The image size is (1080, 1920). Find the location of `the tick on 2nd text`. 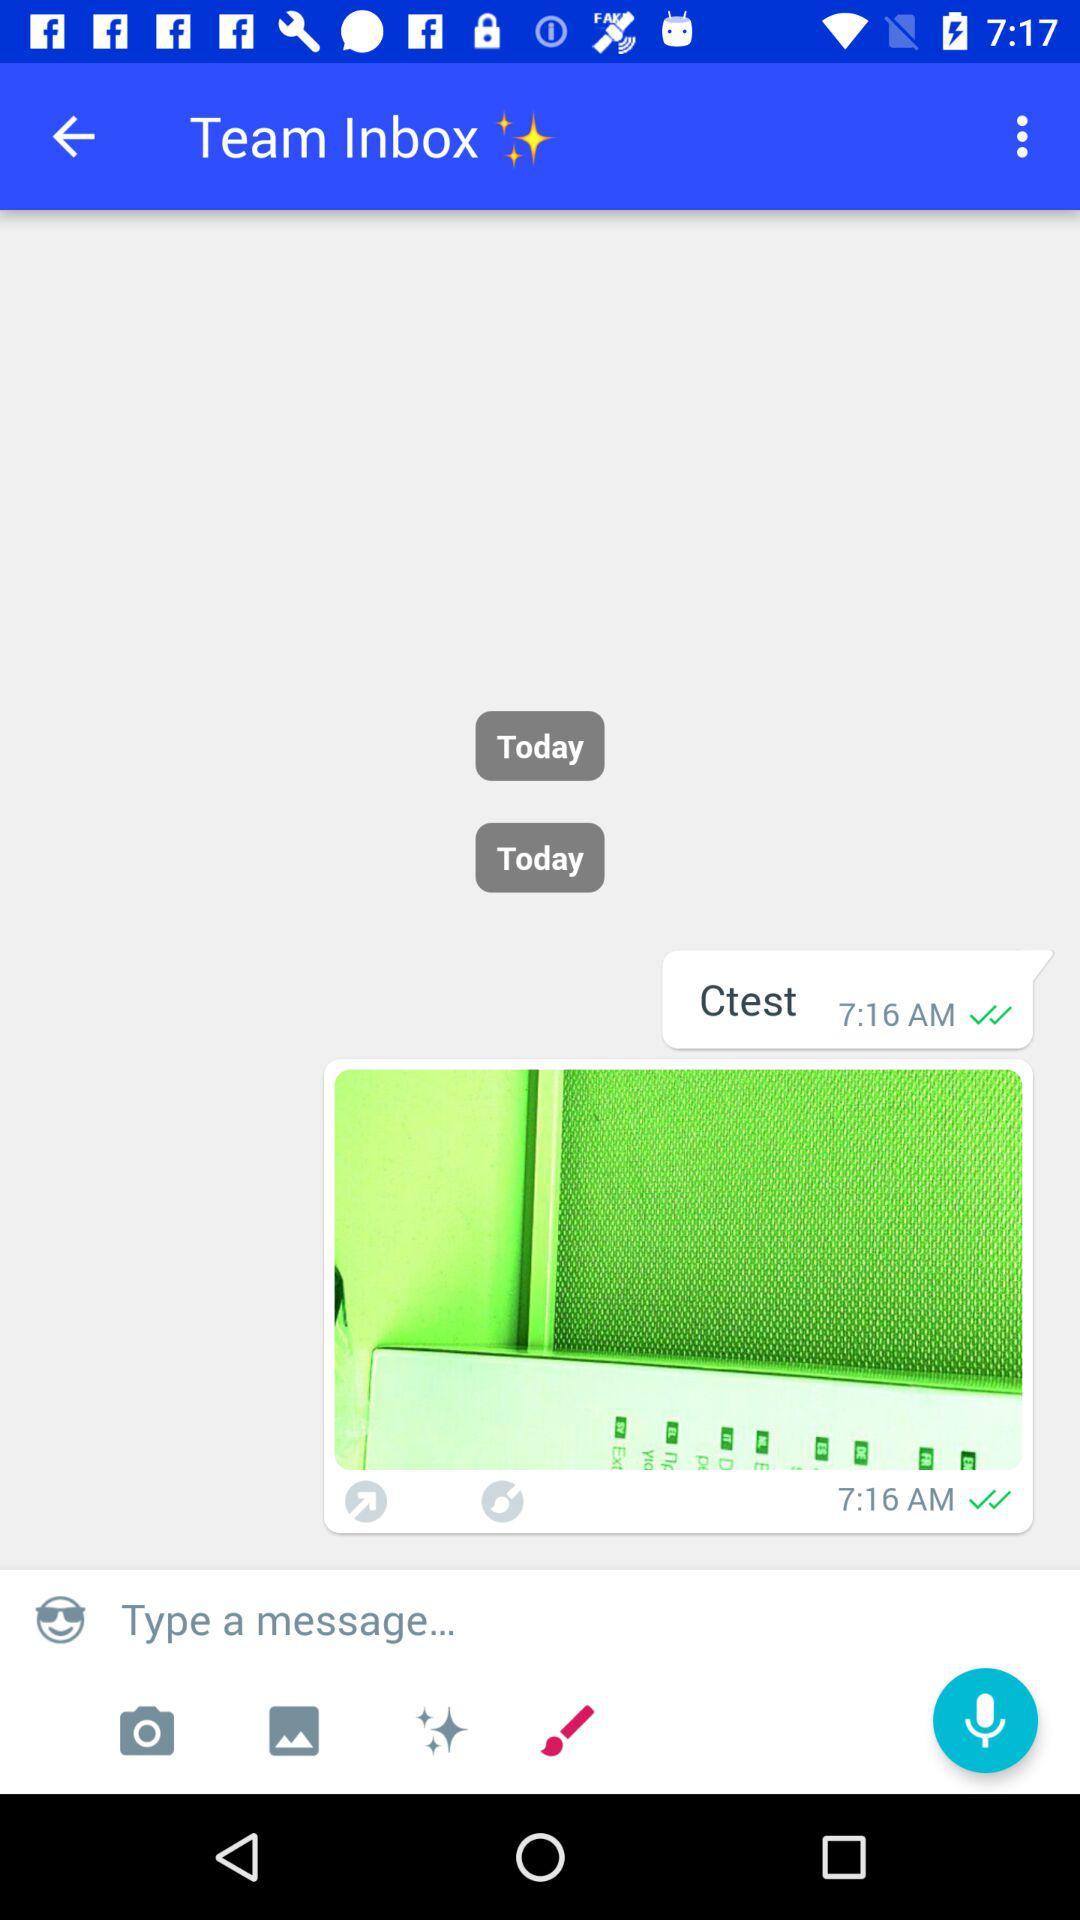

the tick on 2nd text is located at coordinates (991, 1497).